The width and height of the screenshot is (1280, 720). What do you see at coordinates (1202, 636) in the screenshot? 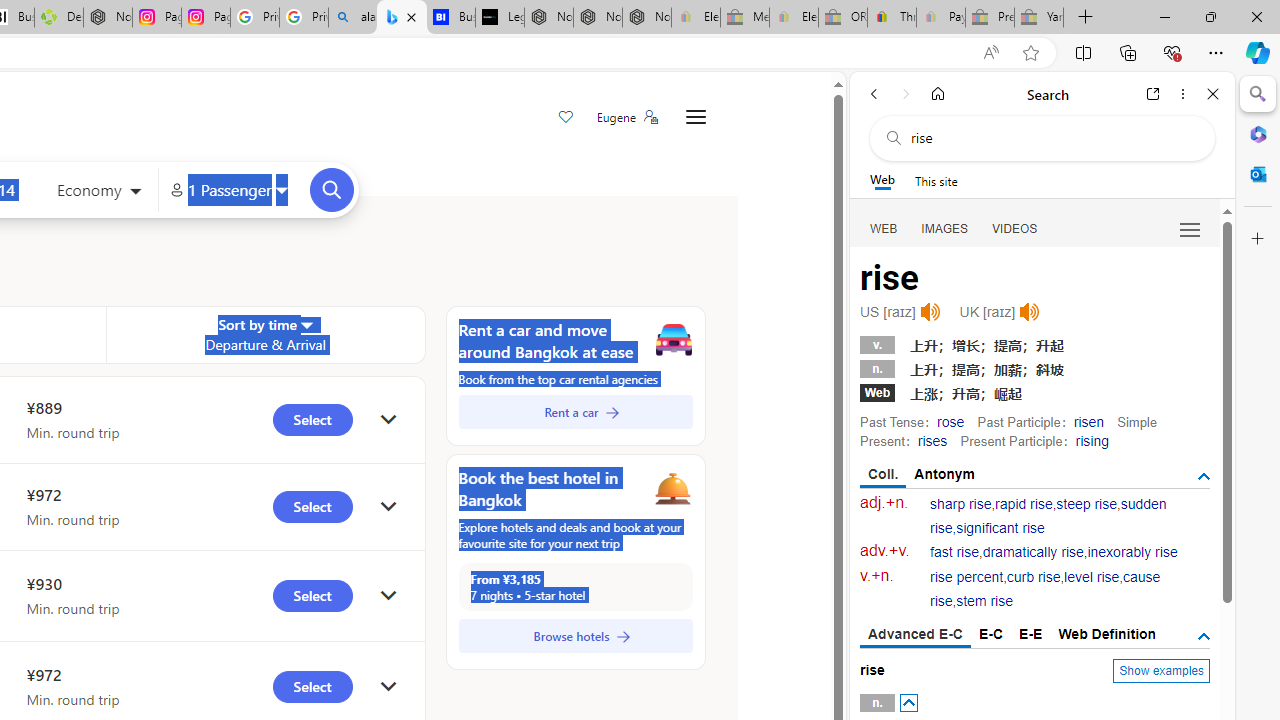
I see `'AutomationID: tgdef'` at bounding box center [1202, 636].